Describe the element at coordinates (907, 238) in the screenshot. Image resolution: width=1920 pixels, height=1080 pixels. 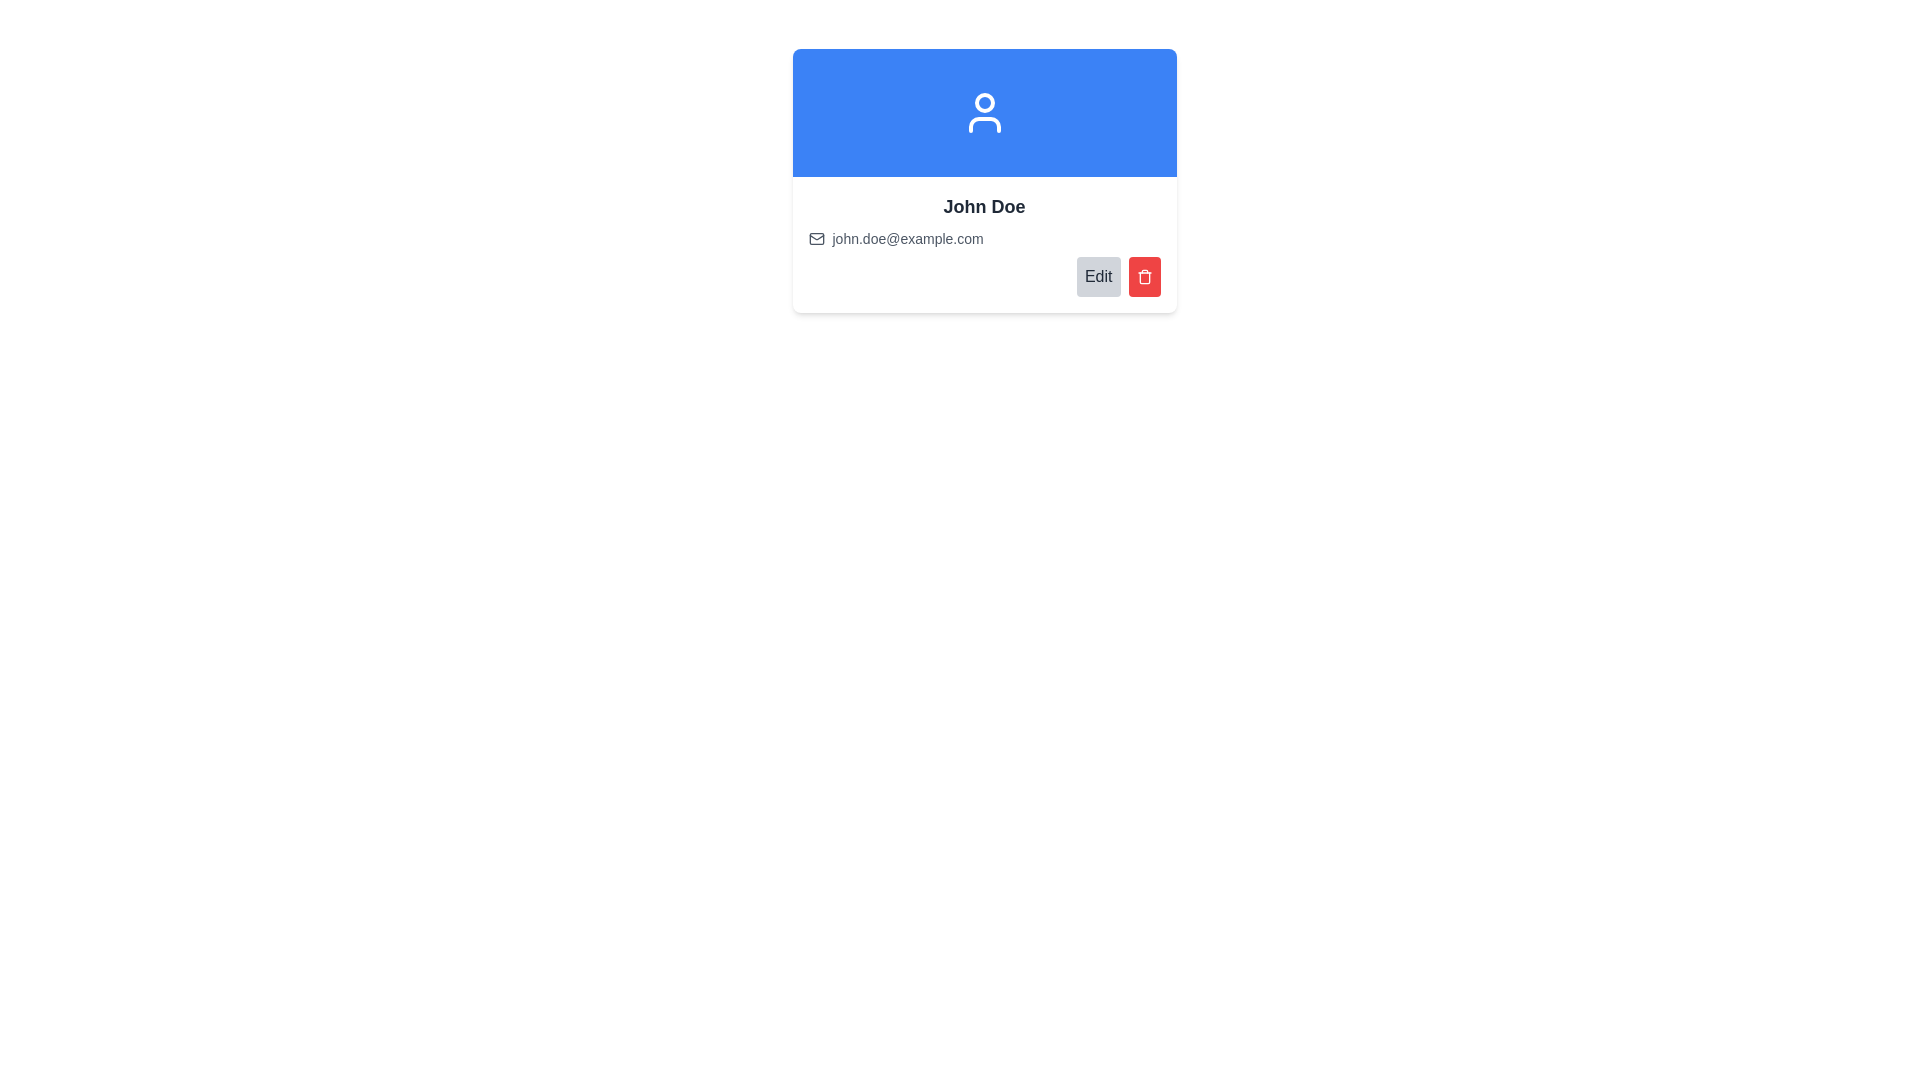
I see `the text displaying the email address 'john.doe@example.com' located in the profile card interface, directly below the name 'John Doe' and adjacent to the email icon` at that location.